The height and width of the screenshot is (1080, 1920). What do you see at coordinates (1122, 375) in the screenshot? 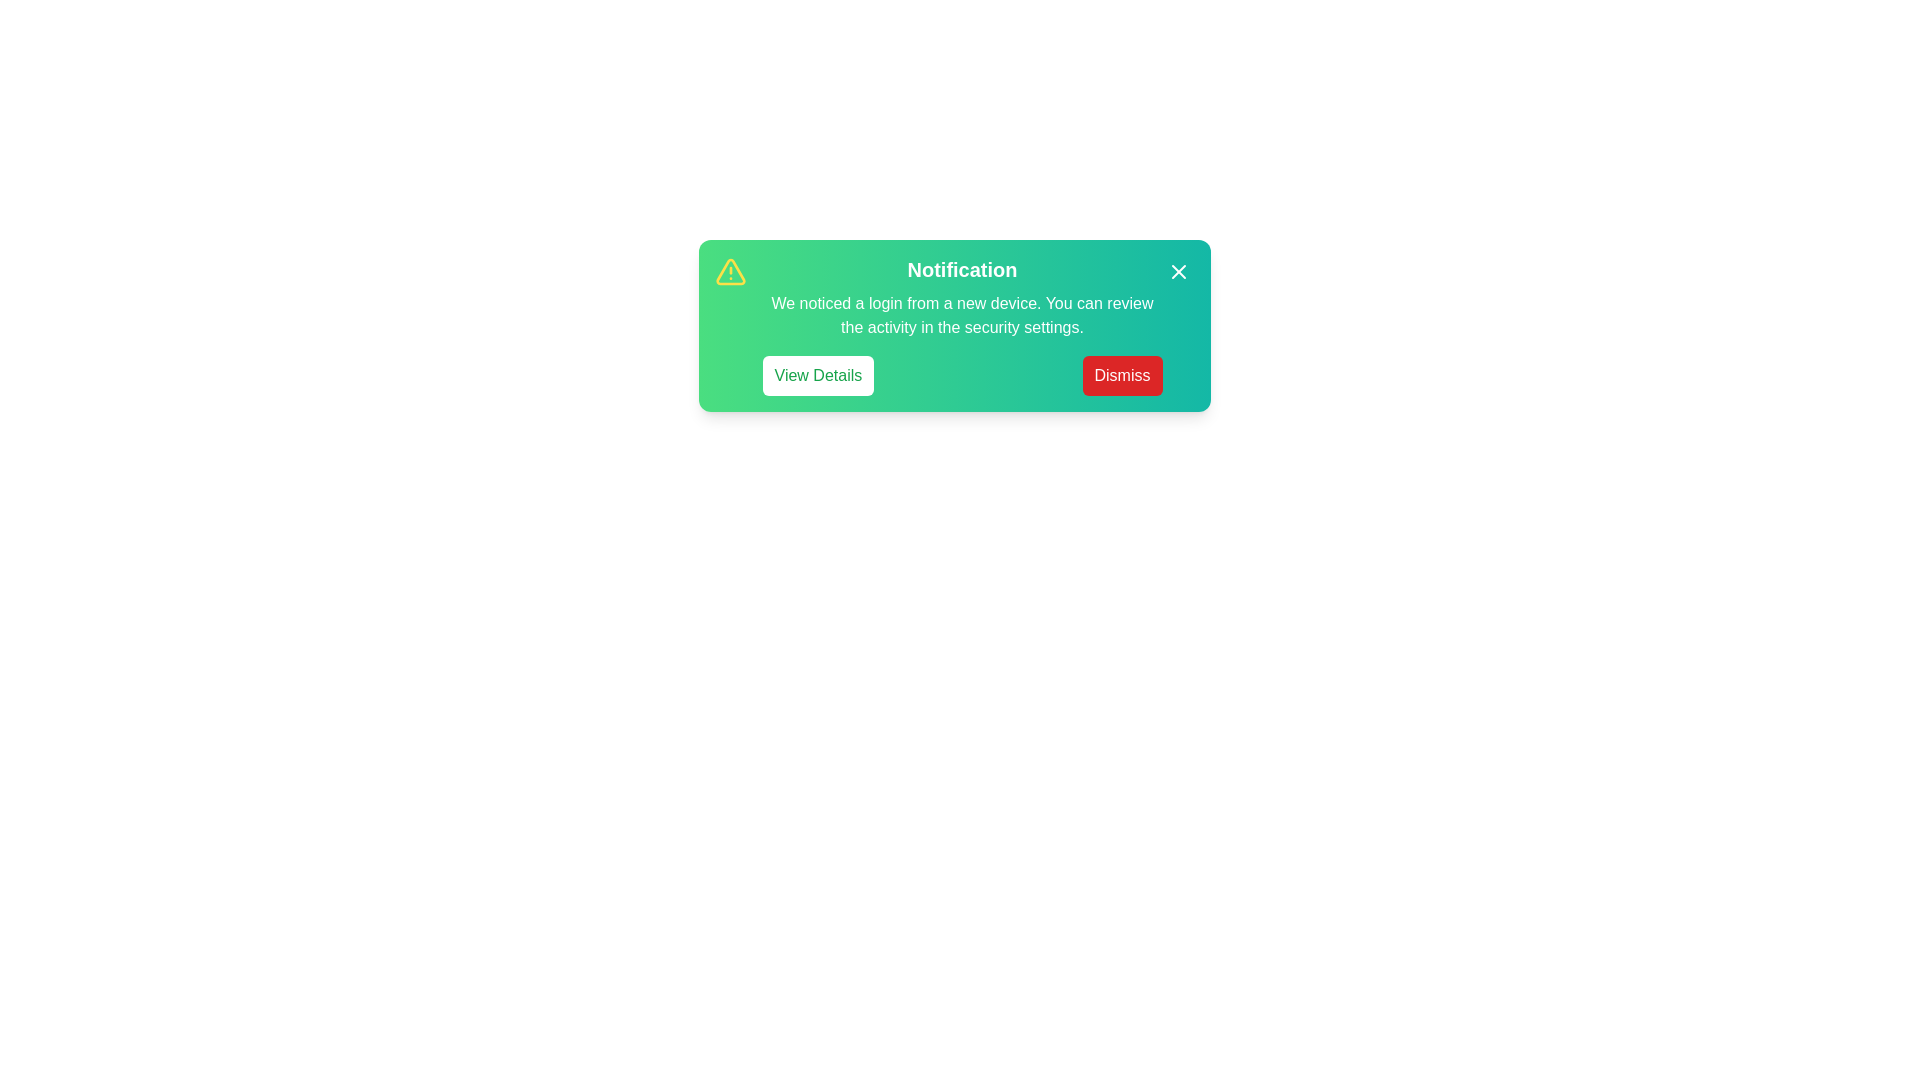
I see `the 'Dismiss' button to hide the alert` at bounding box center [1122, 375].